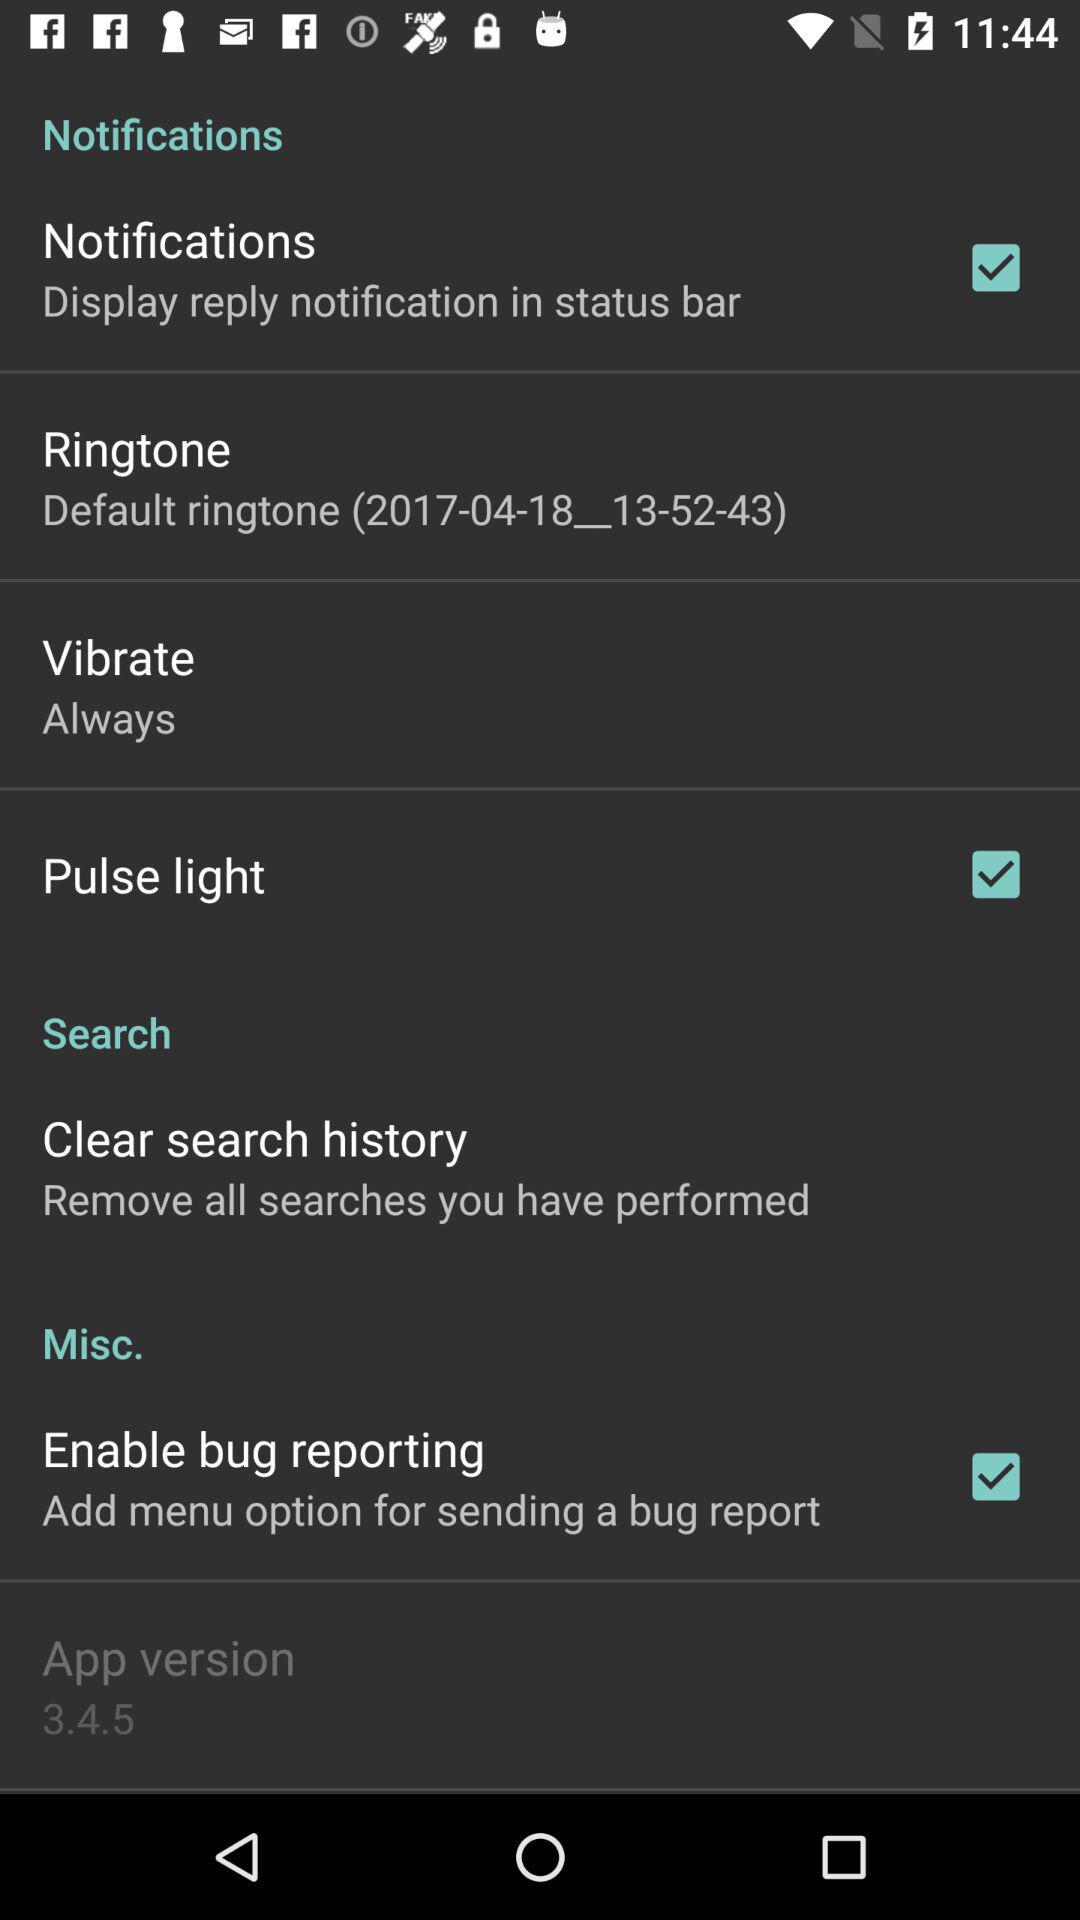  I want to click on the app above app version app, so click(430, 1508).